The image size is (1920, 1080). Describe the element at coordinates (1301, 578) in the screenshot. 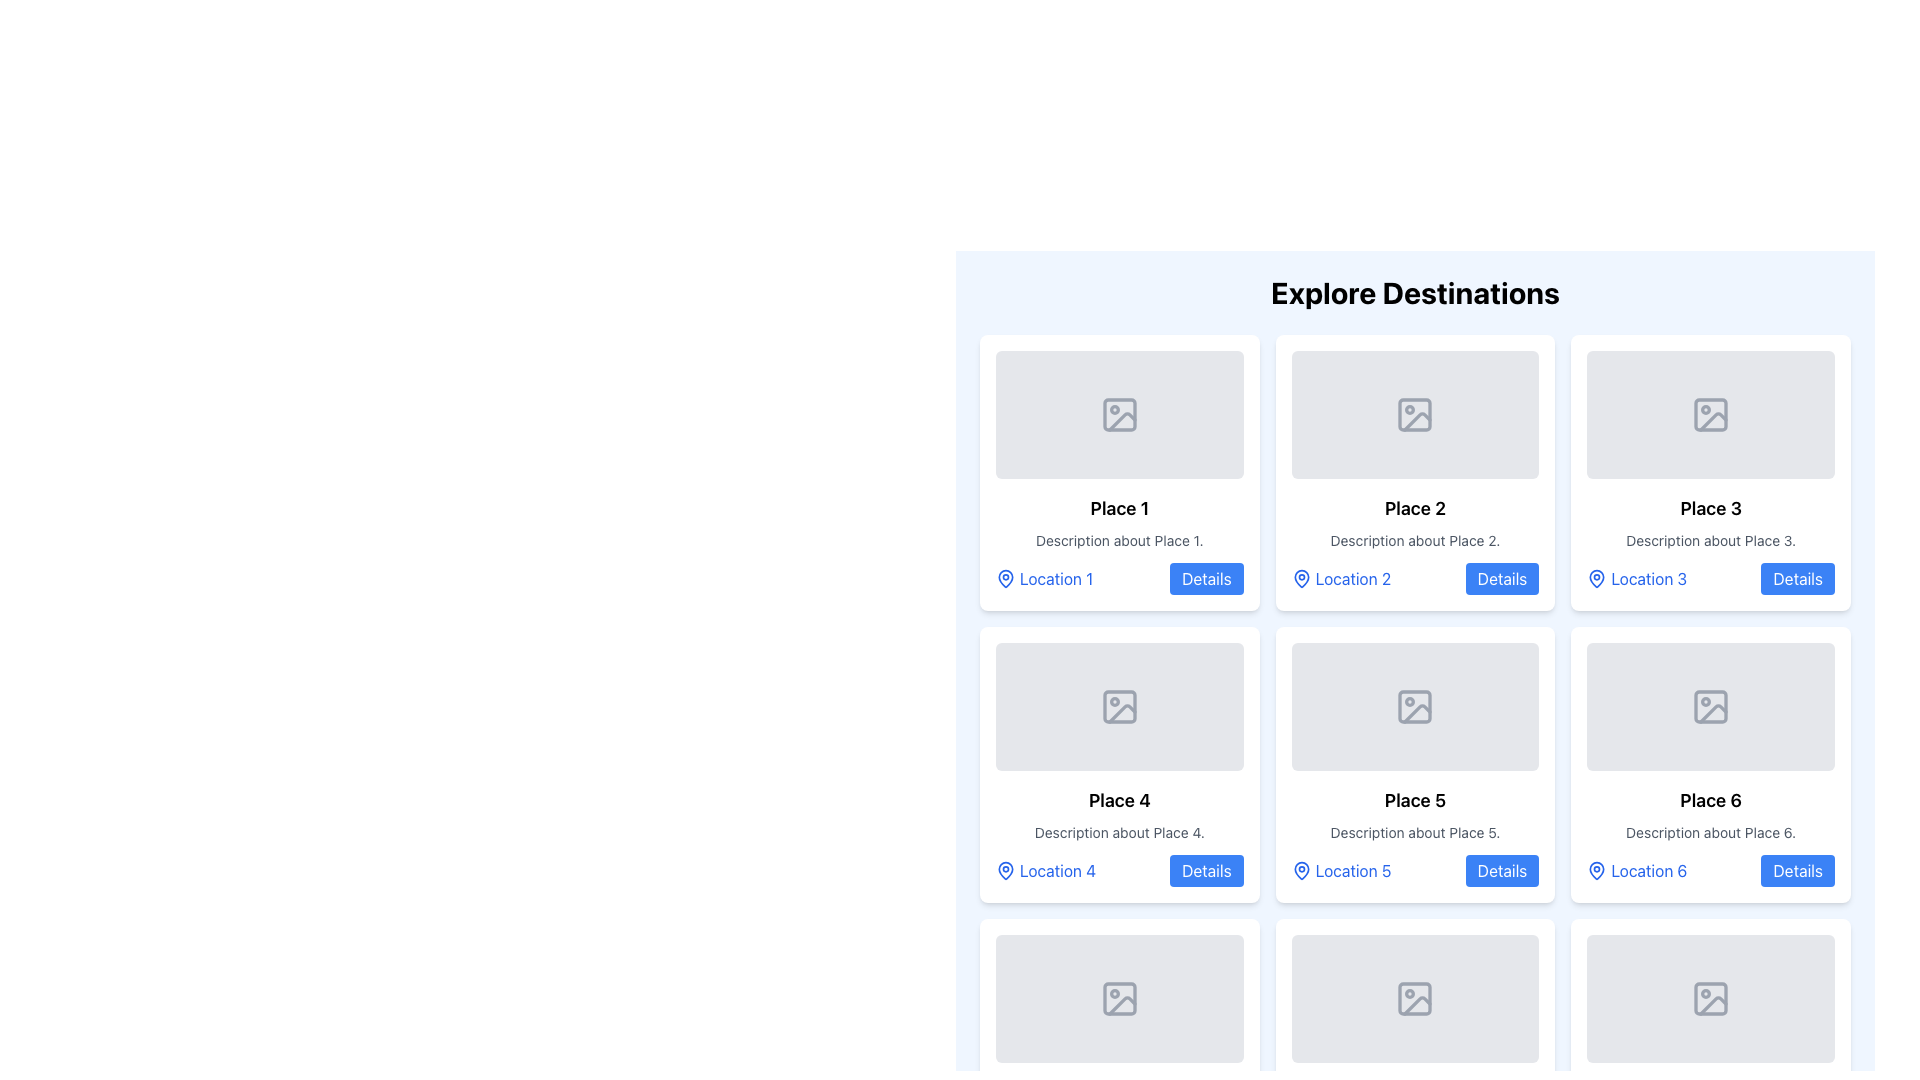

I see `the location pin icon, which is styled in a circular shape with a downward point and colored to match the blue theme, located to the left of the 'Details' button in the second card of the grid layout adjacent to the text 'Location 2'` at that location.